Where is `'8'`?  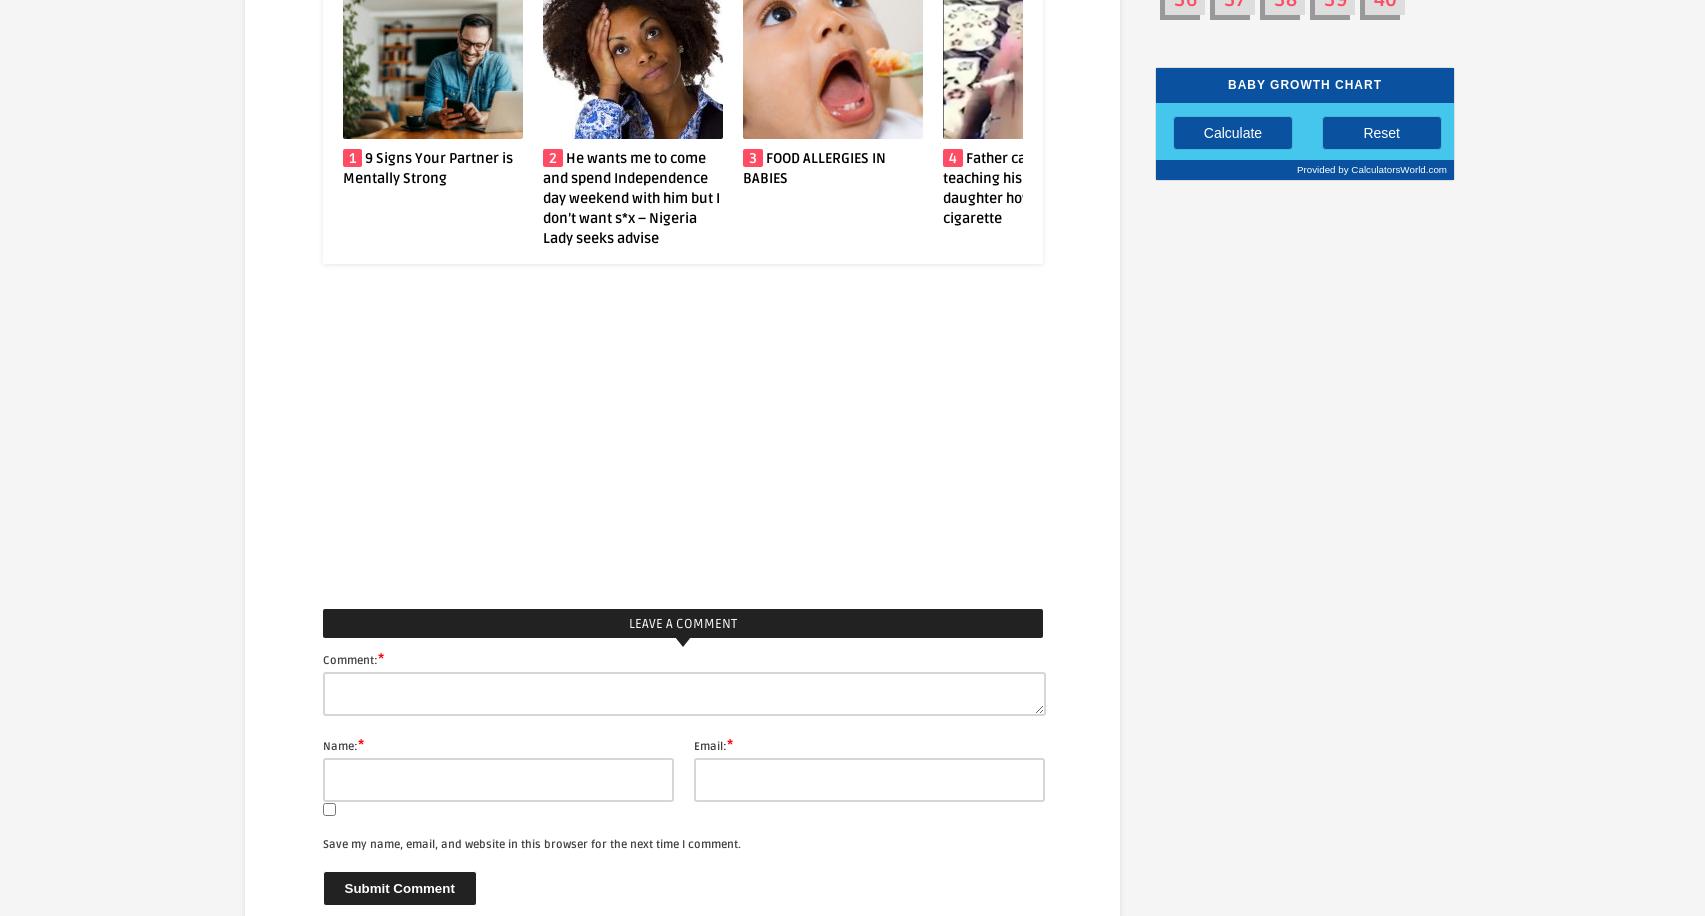
'8' is located at coordinates (1551, 157).